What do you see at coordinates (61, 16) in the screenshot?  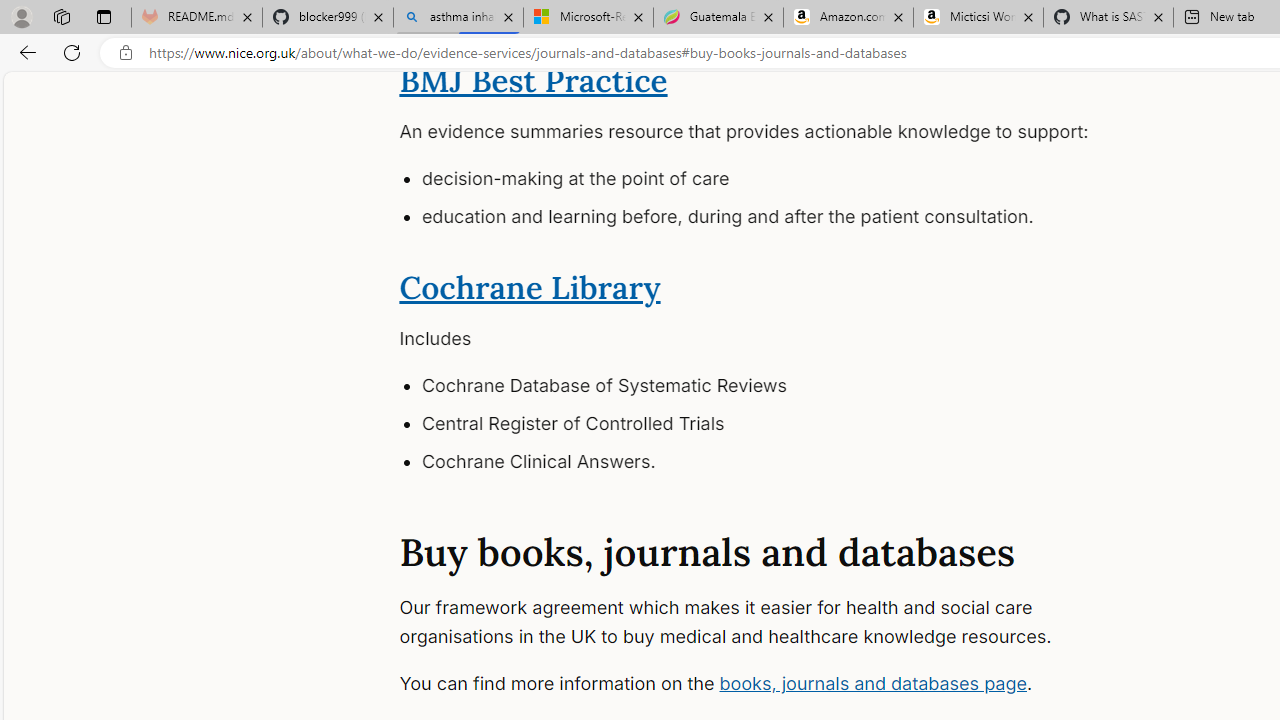 I see `'Workspaces'` at bounding box center [61, 16].